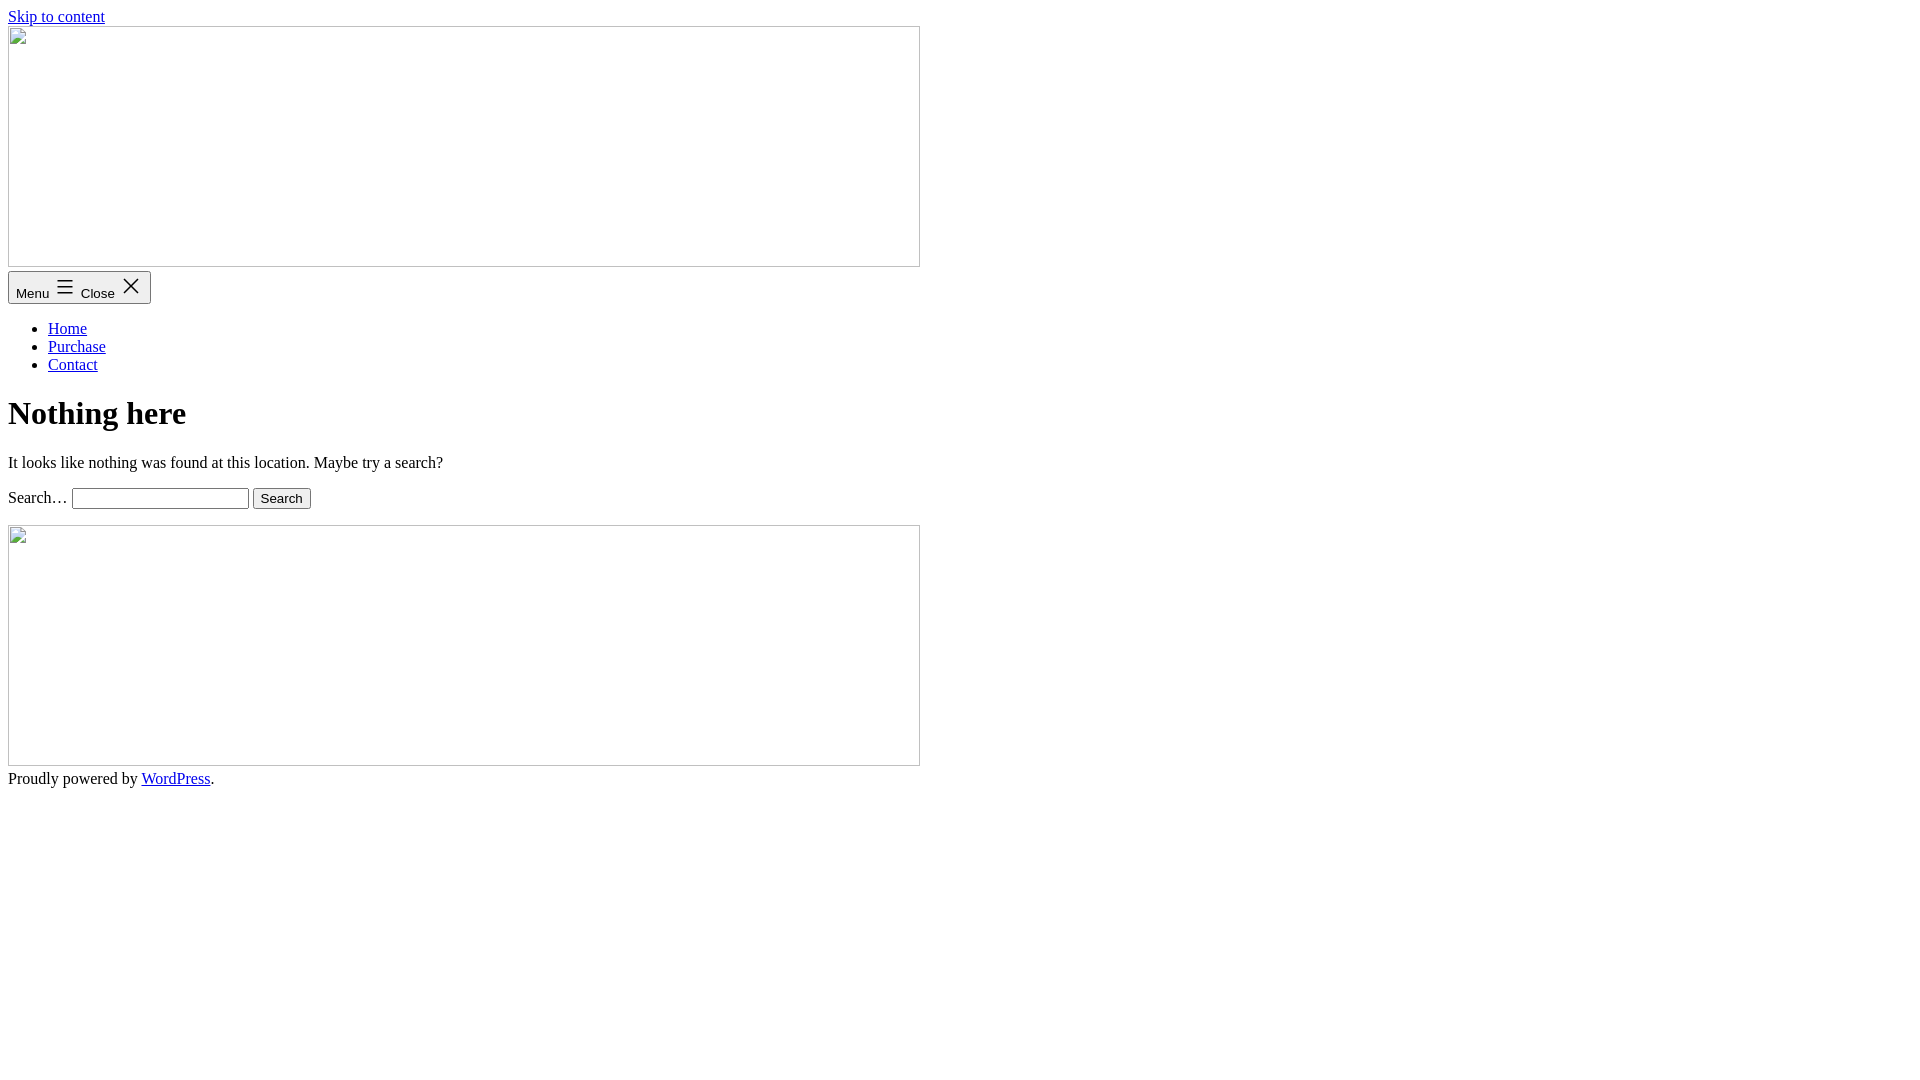 The image size is (1920, 1080). I want to click on 'WordPress', so click(175, 777).